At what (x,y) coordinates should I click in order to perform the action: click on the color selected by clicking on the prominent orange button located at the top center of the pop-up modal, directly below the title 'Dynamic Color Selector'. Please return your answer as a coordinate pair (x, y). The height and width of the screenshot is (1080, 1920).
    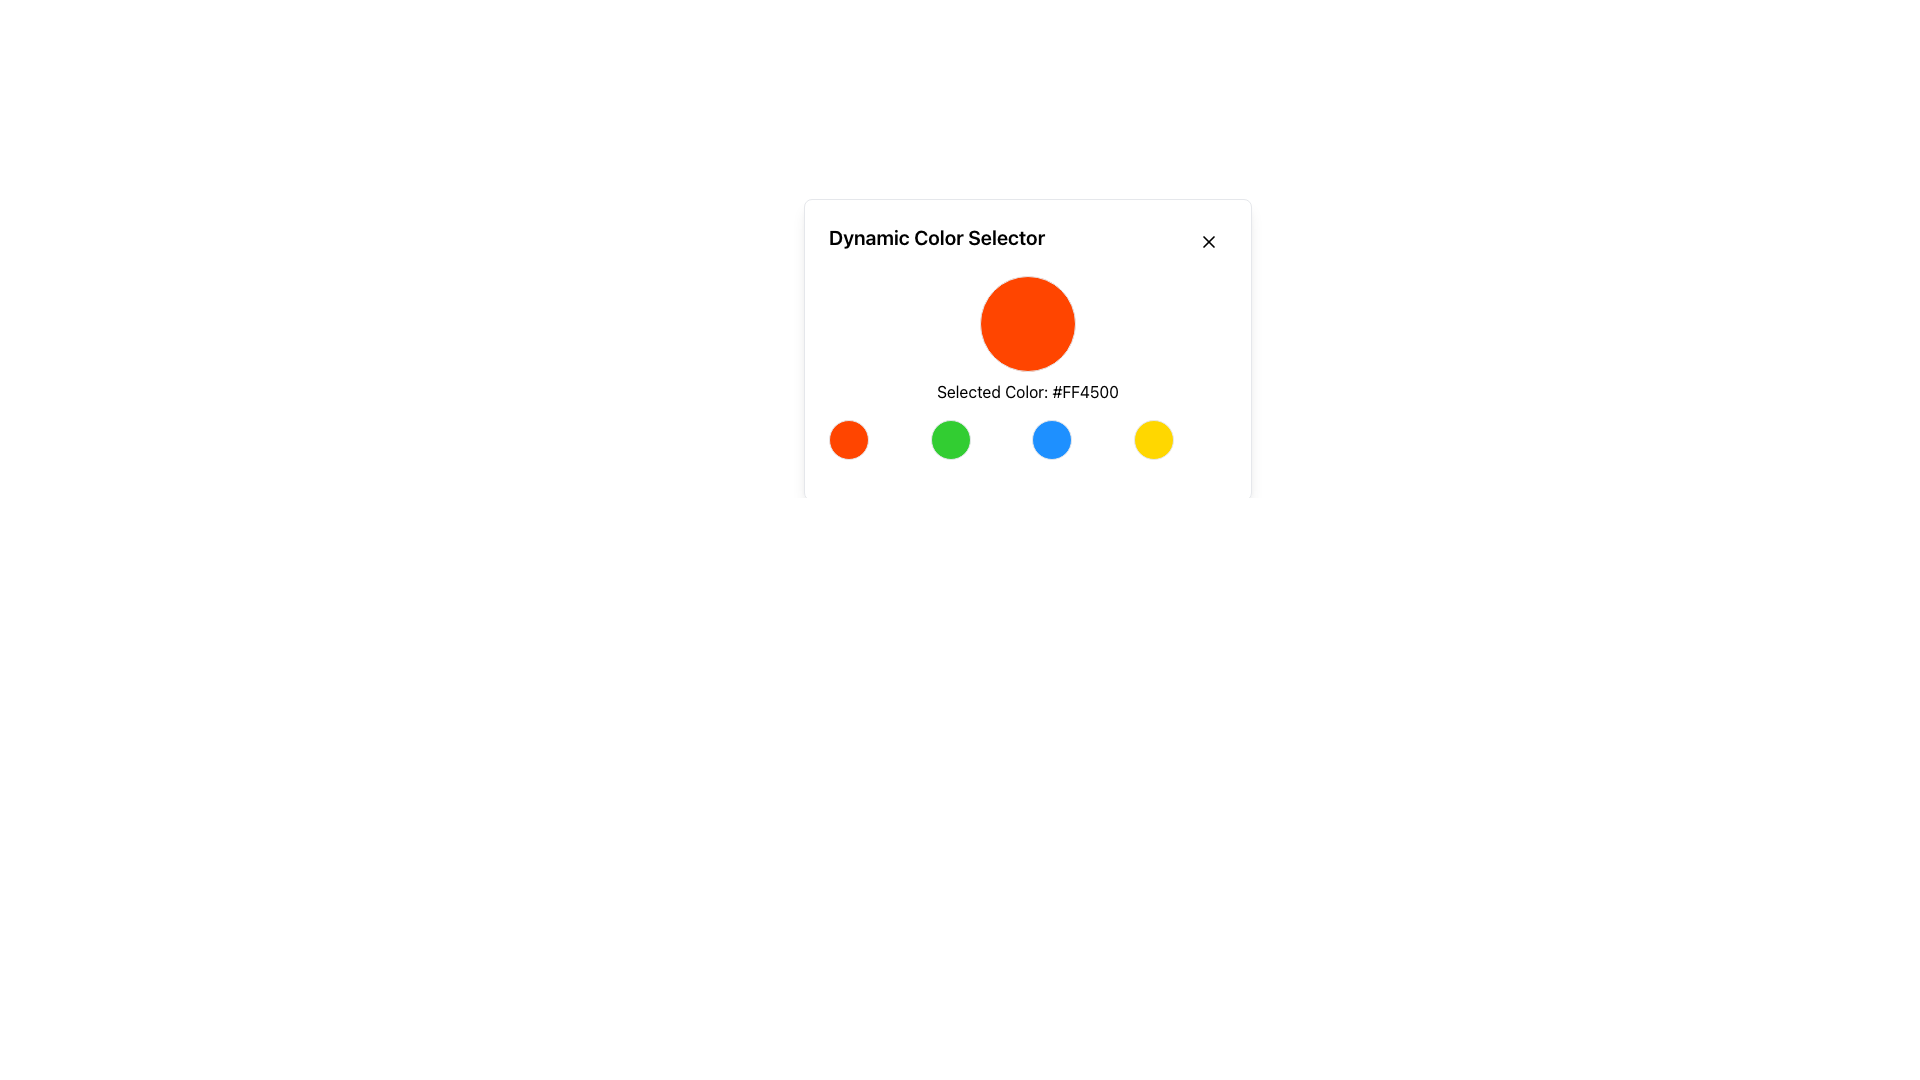
    Looking at the image, I should click on (1027, 349).